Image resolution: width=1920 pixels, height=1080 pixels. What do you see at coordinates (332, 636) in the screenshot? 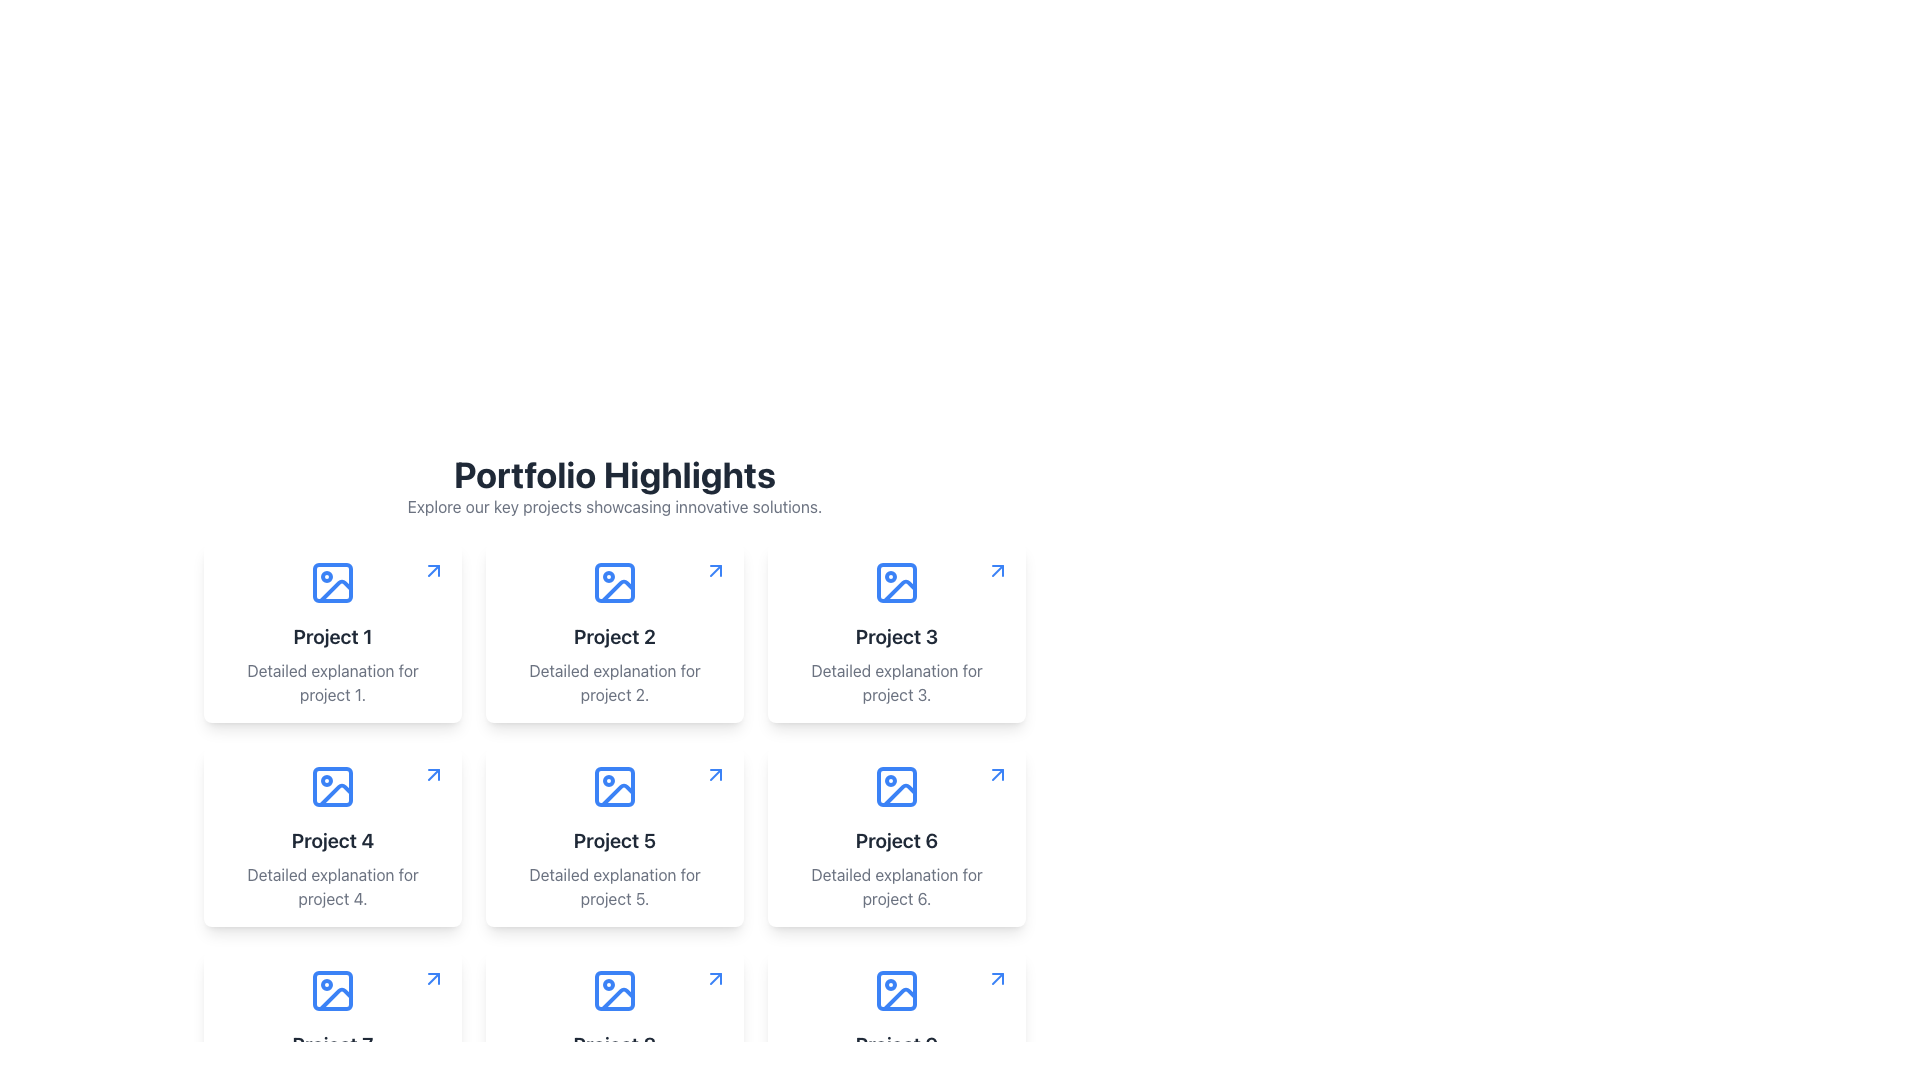
I see `the text label that displays the title of the project within the first card of the grid layout, positioned below an icon and above descriptive text` at bounding box center [332, 636].